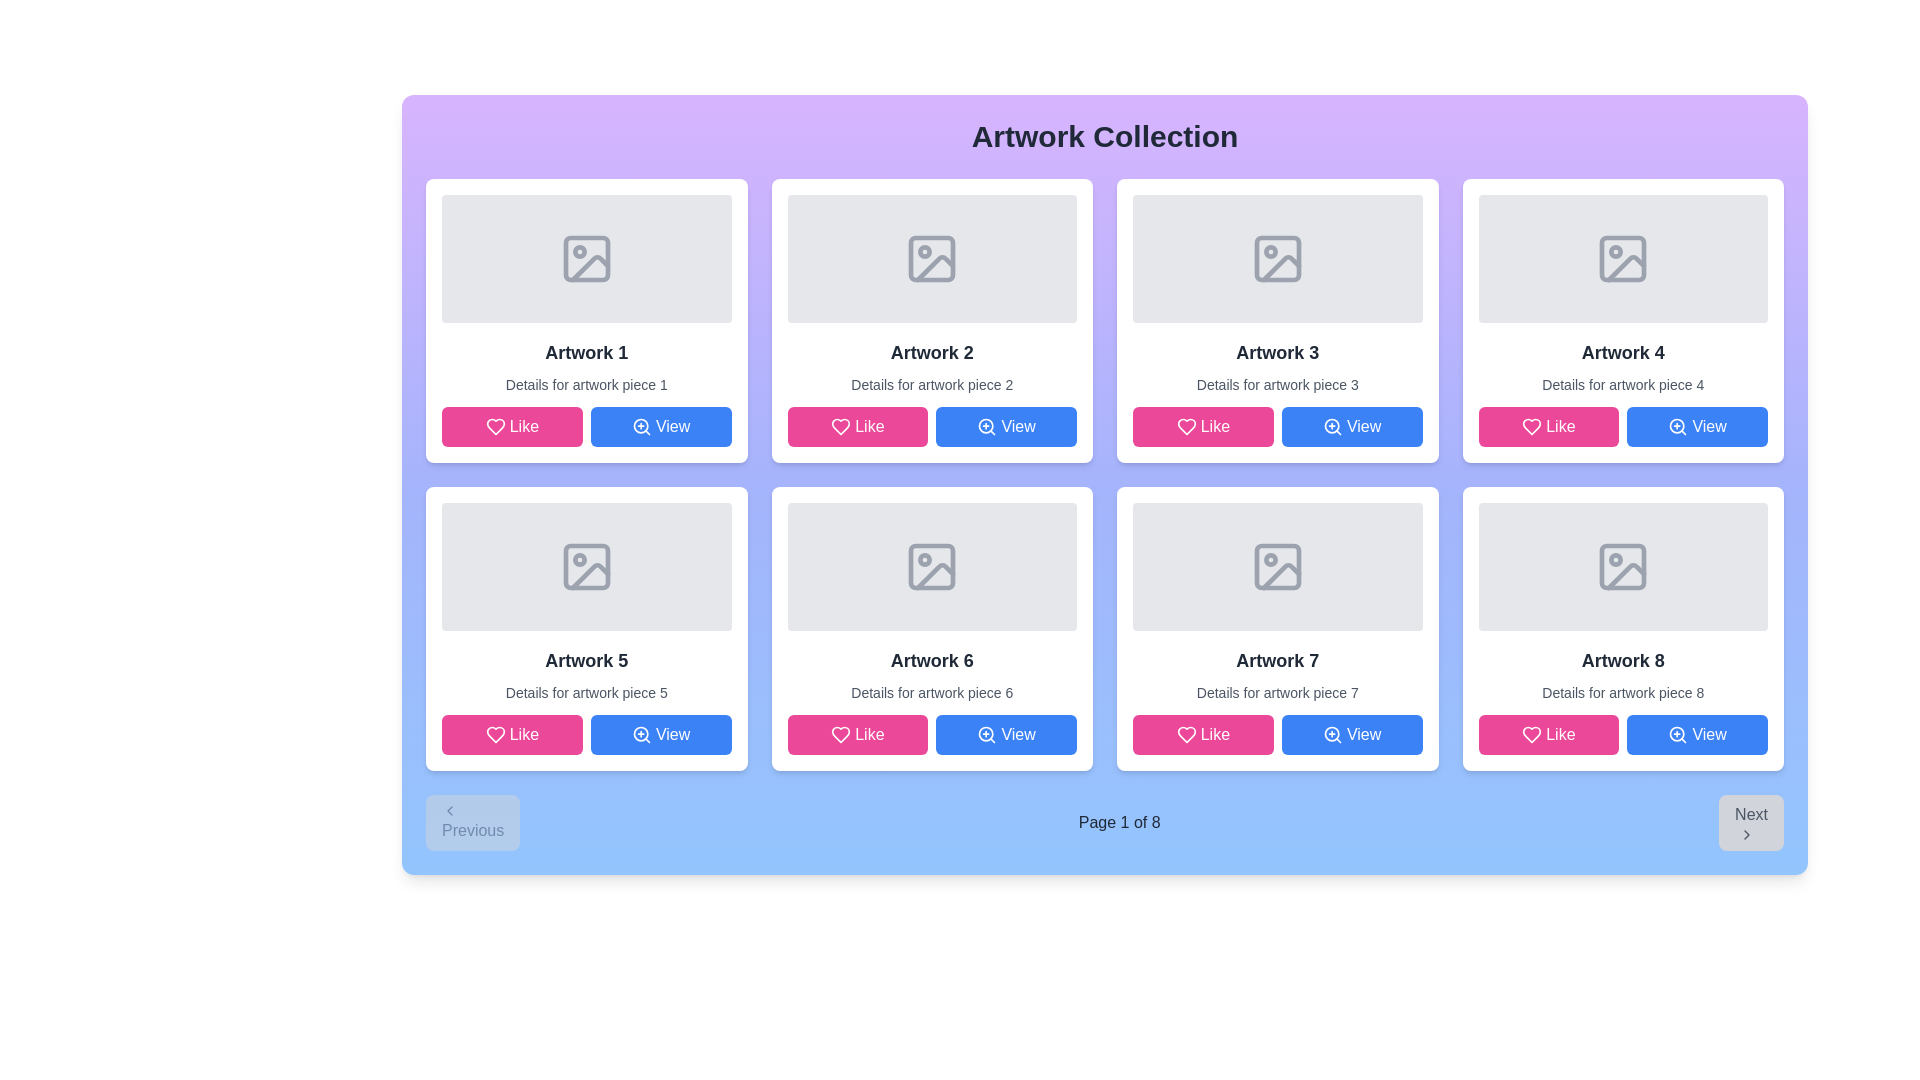 This screenshot has width=1920, height=1080. Describe the element at coordinates (1186, 426) in the screenshot. I see `the heart icon representing the 'Like' action located below the card titled 'Artwork 3' in the second row, to the left of the 'View' button, to trigger a 'Like' action` at that location.